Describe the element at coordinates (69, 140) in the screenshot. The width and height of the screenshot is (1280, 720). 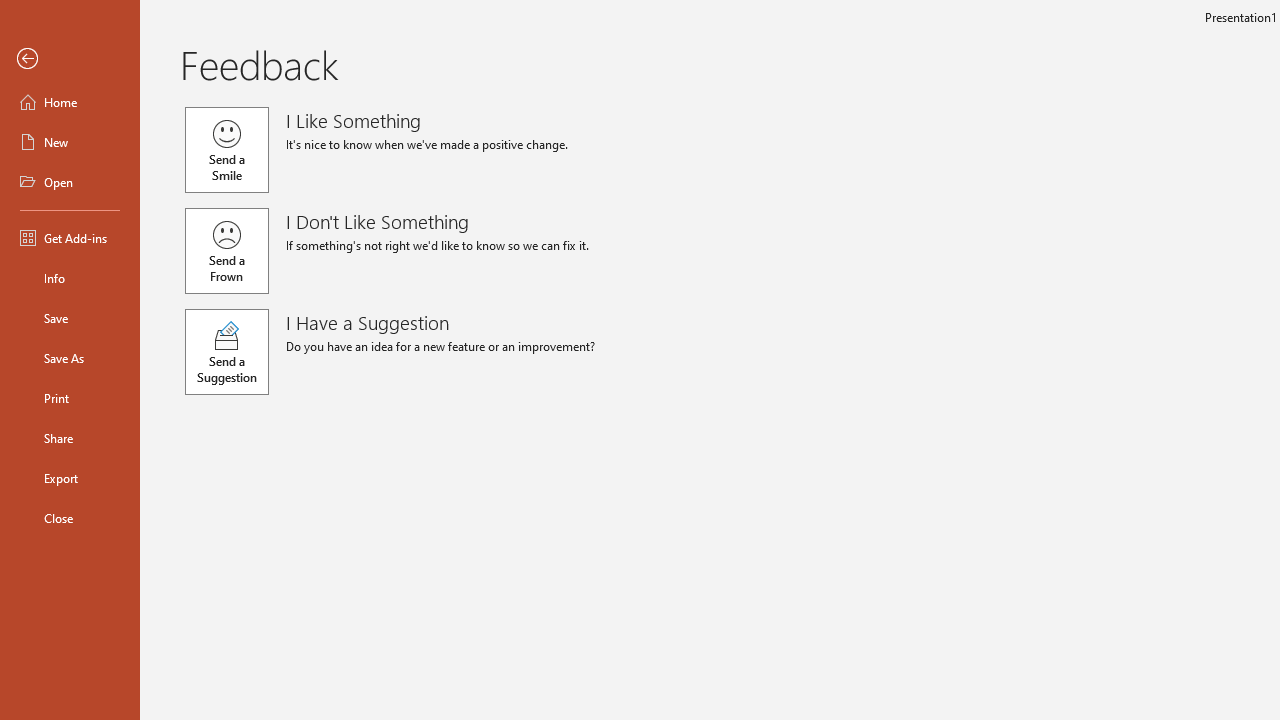
I see `'New'` at that location.